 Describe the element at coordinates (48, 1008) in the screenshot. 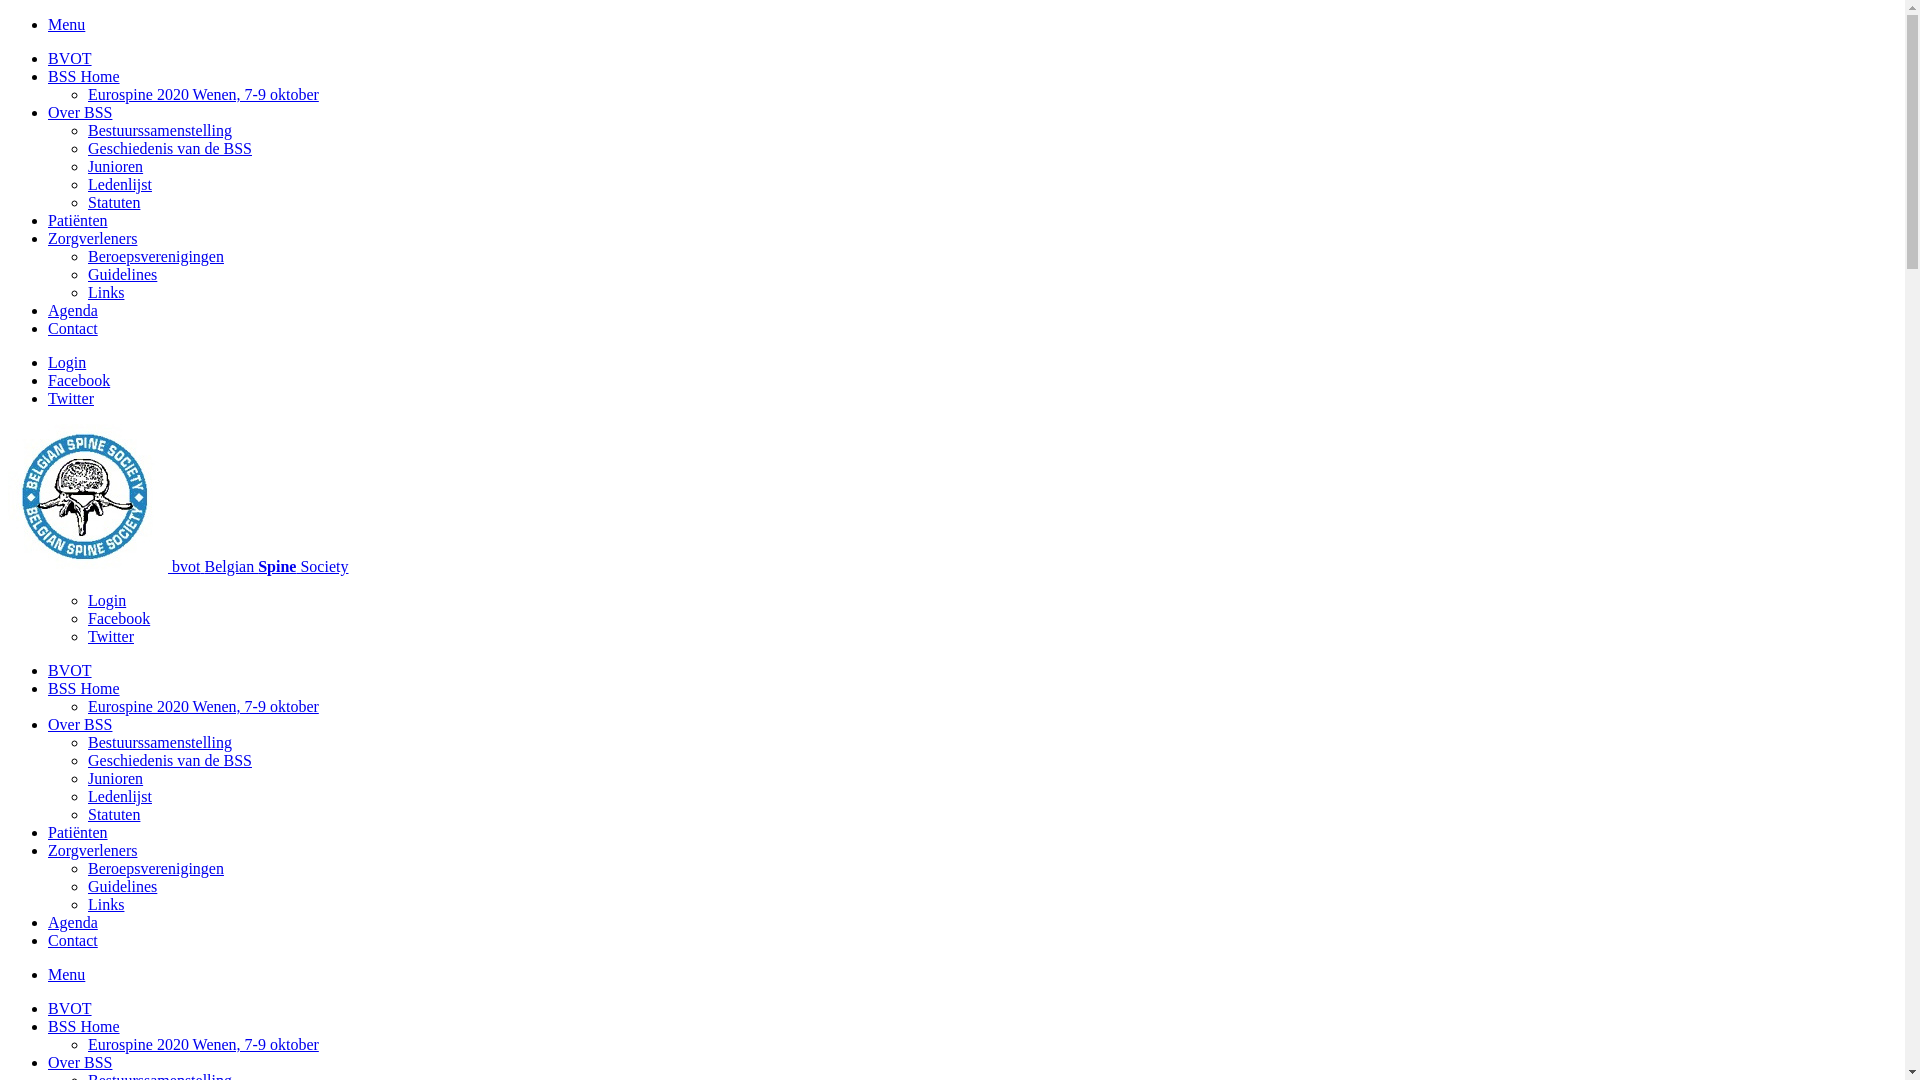

I see `'BVOT'` at that location.